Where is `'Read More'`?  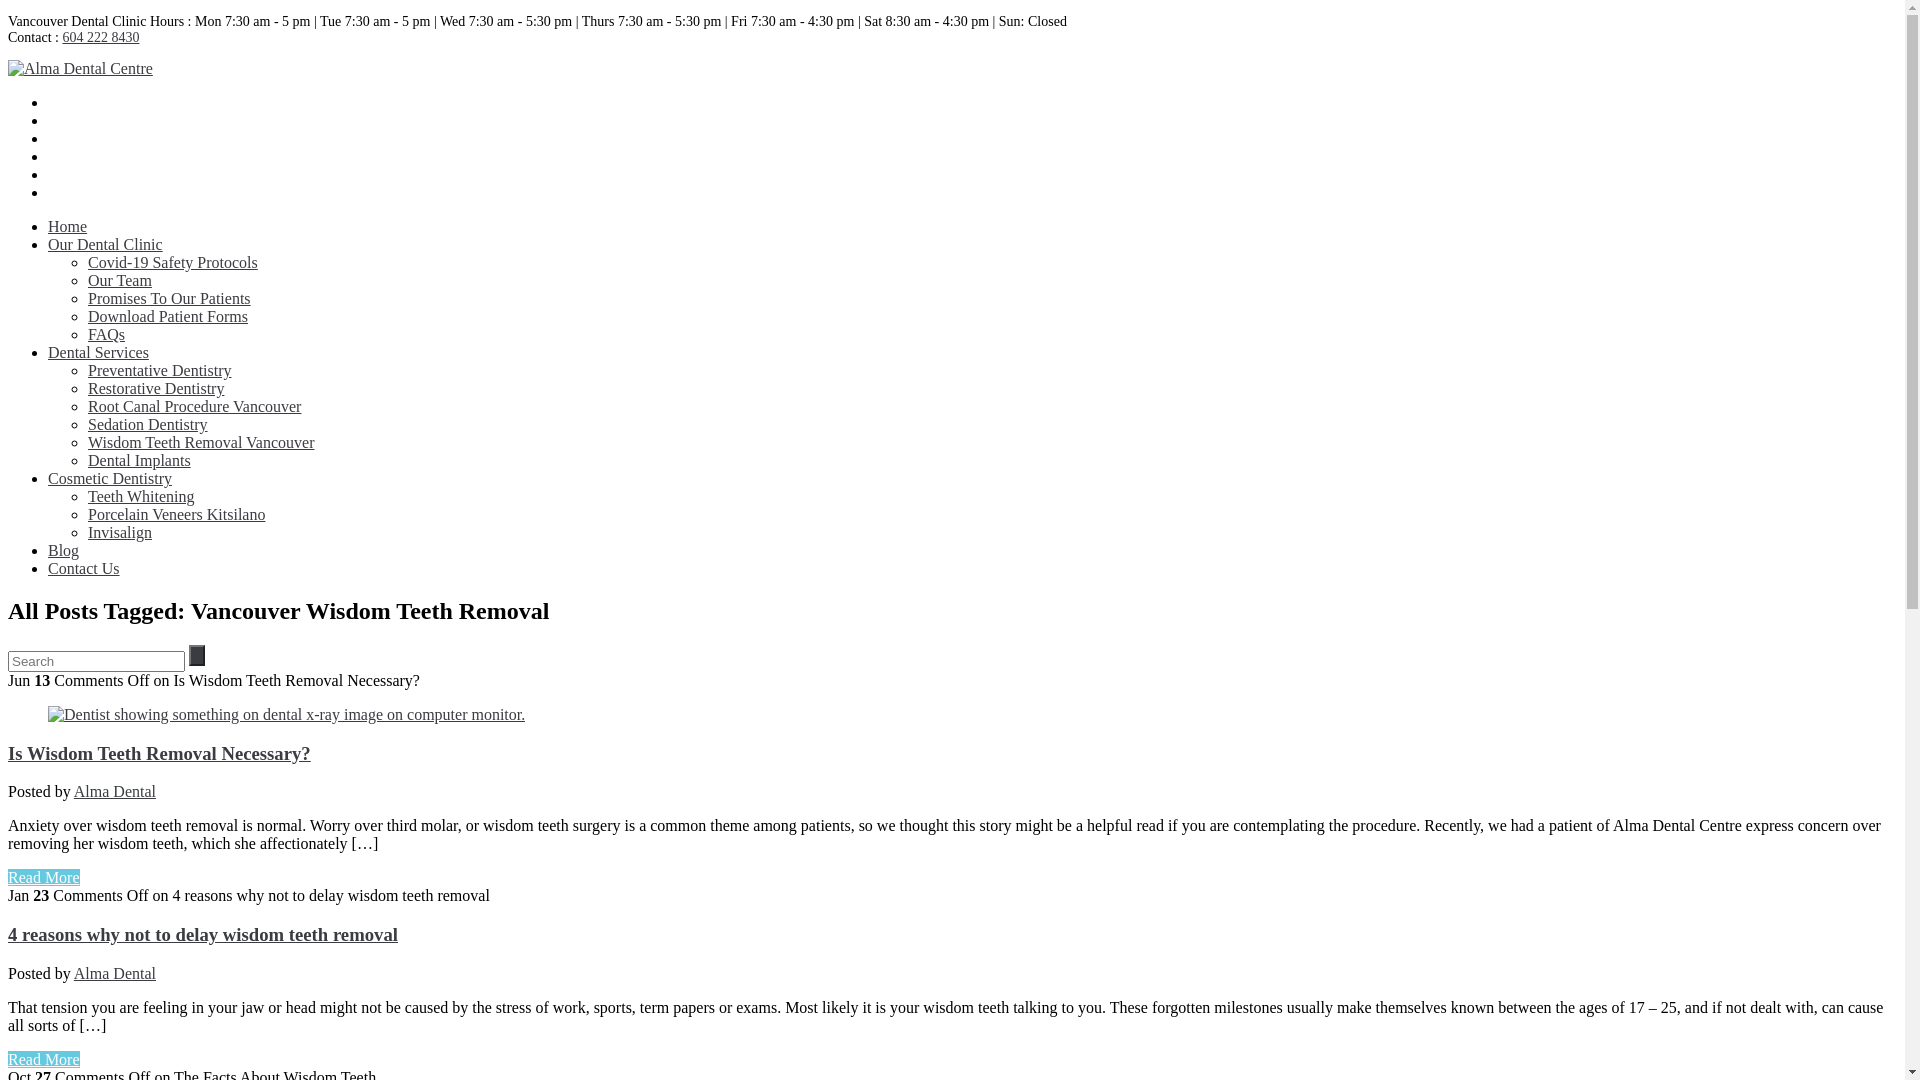 'Read More' is located at coordinates (8, 876).